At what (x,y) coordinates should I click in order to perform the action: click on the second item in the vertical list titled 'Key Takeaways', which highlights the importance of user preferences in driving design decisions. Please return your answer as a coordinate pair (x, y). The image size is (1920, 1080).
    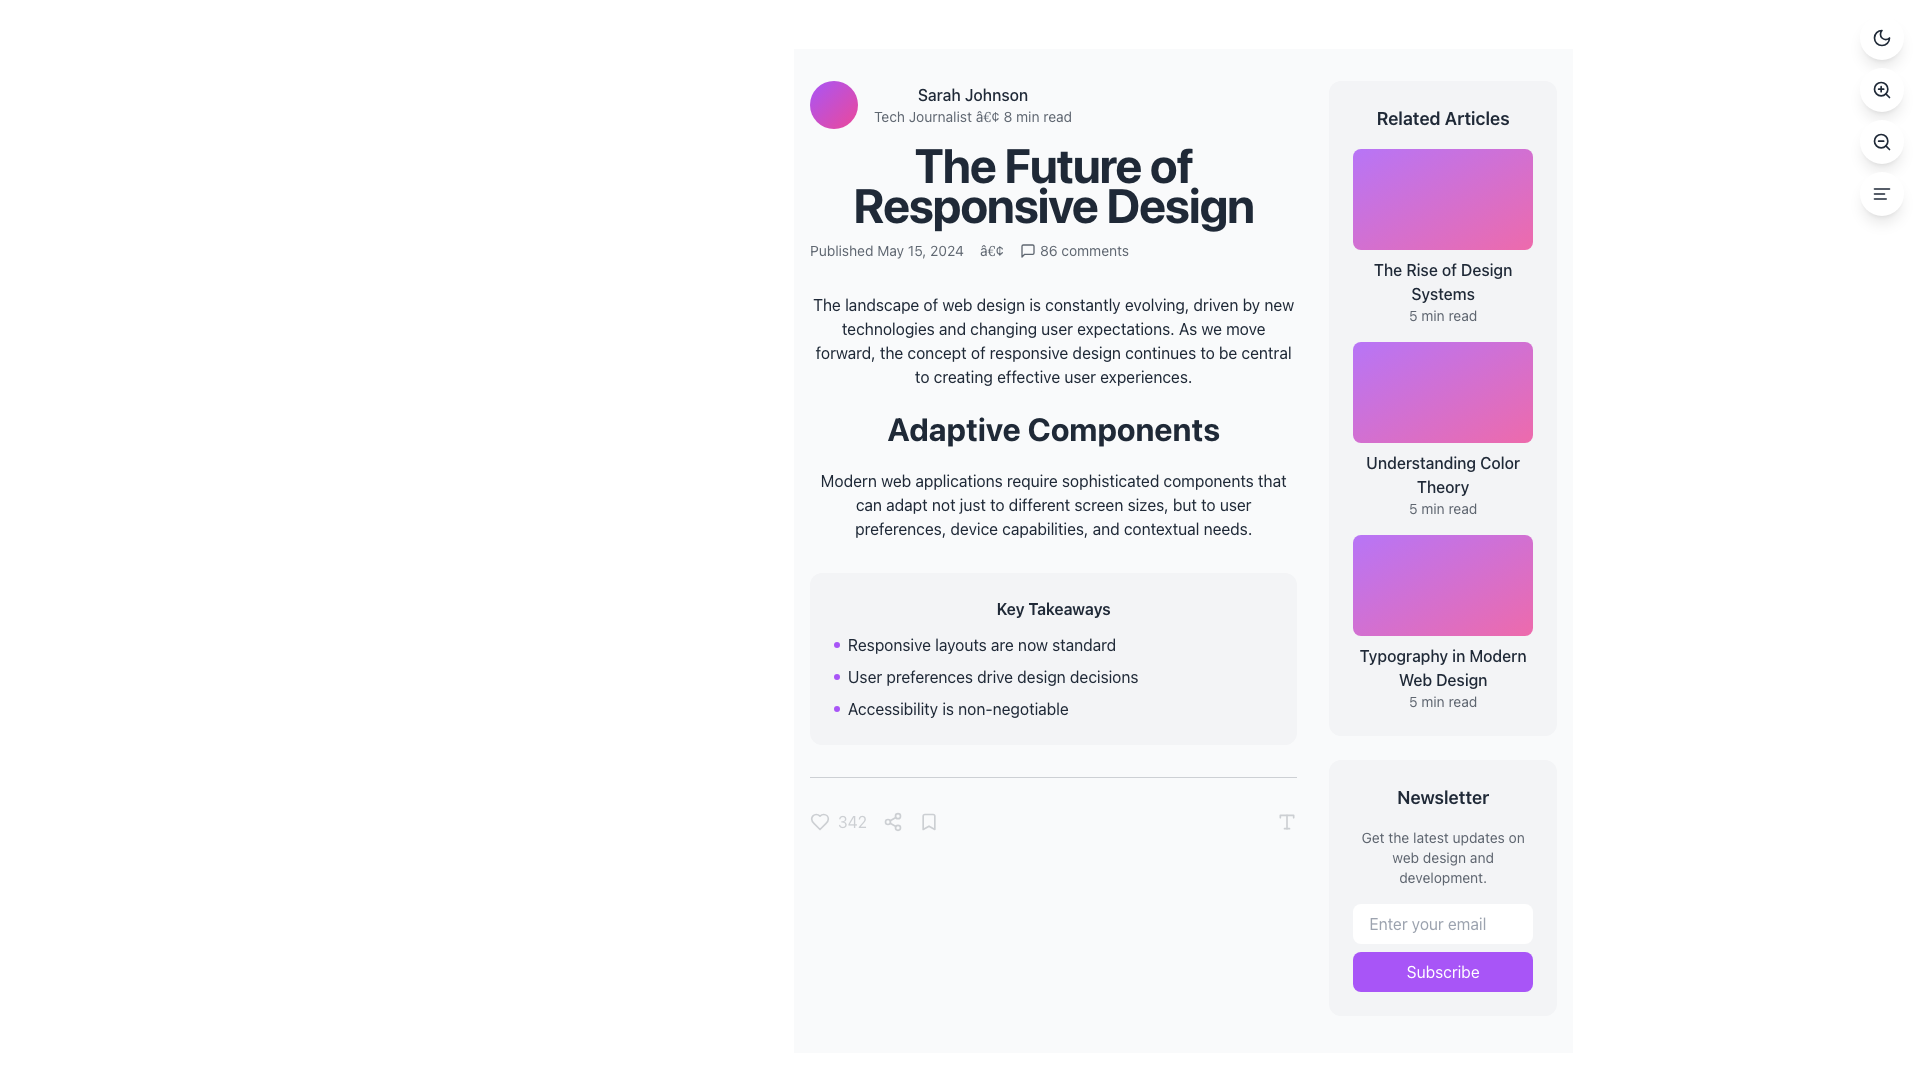
    Looking at the image, I should click on (1052, 676).